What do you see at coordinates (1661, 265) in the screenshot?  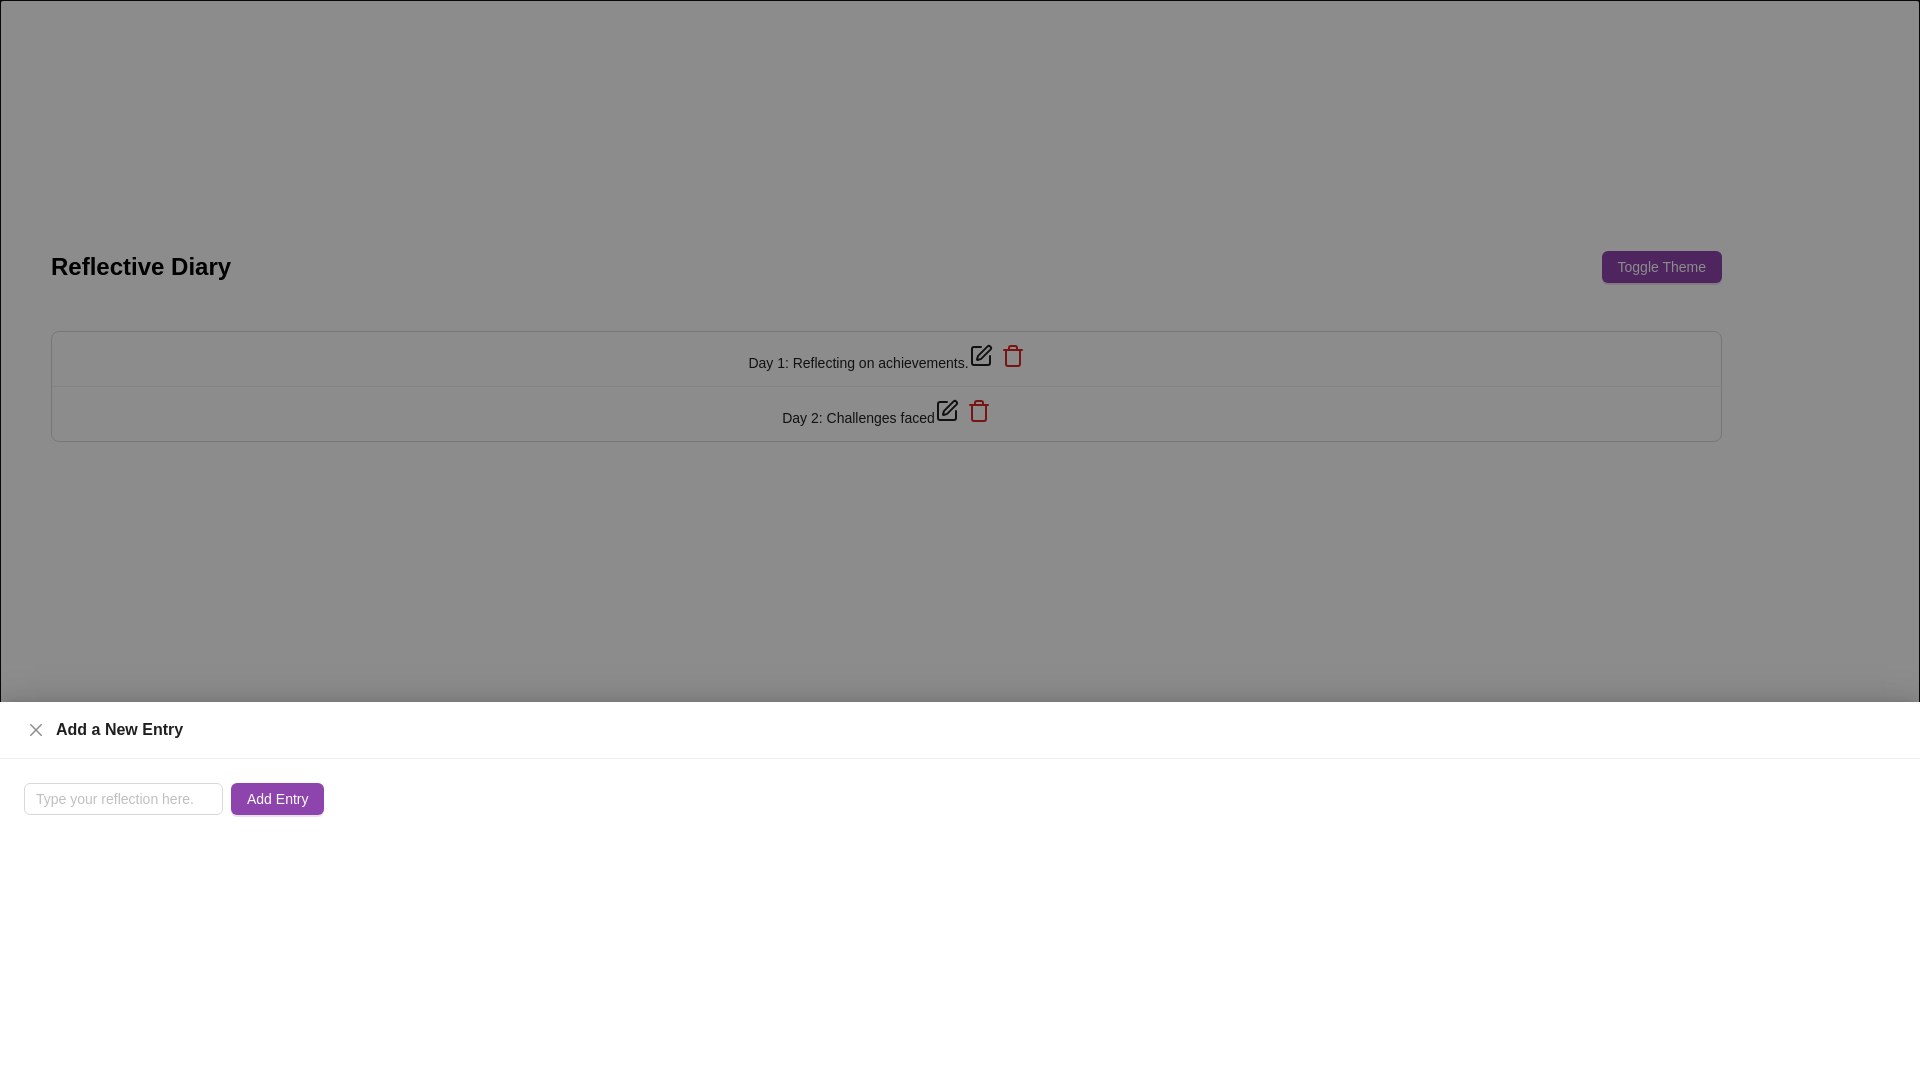 I see `the theme toggle button located in the upper-right corner of the interface to switch between light and dark modes` at bounding box center [1661, 265].